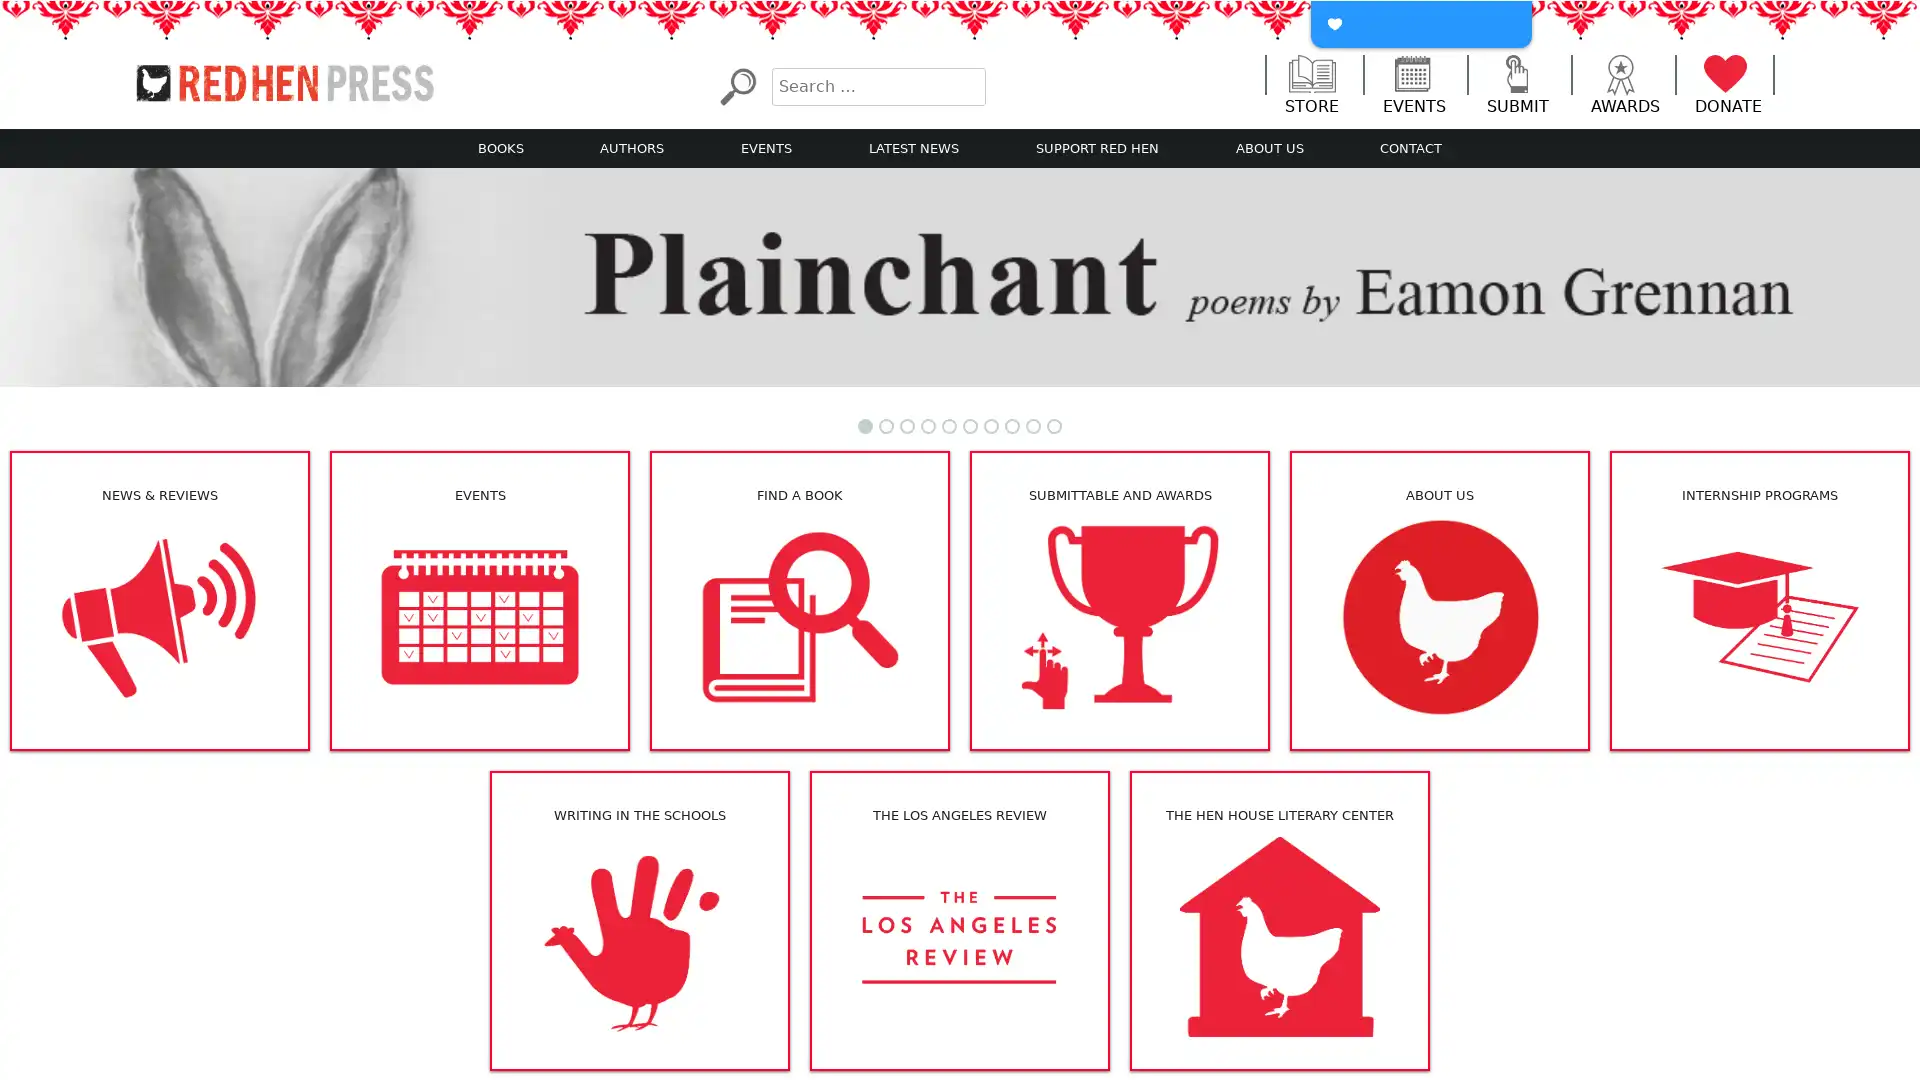  Describe the element at coordinates (736, 85) in the screenshot. I see `search icon` at that location.